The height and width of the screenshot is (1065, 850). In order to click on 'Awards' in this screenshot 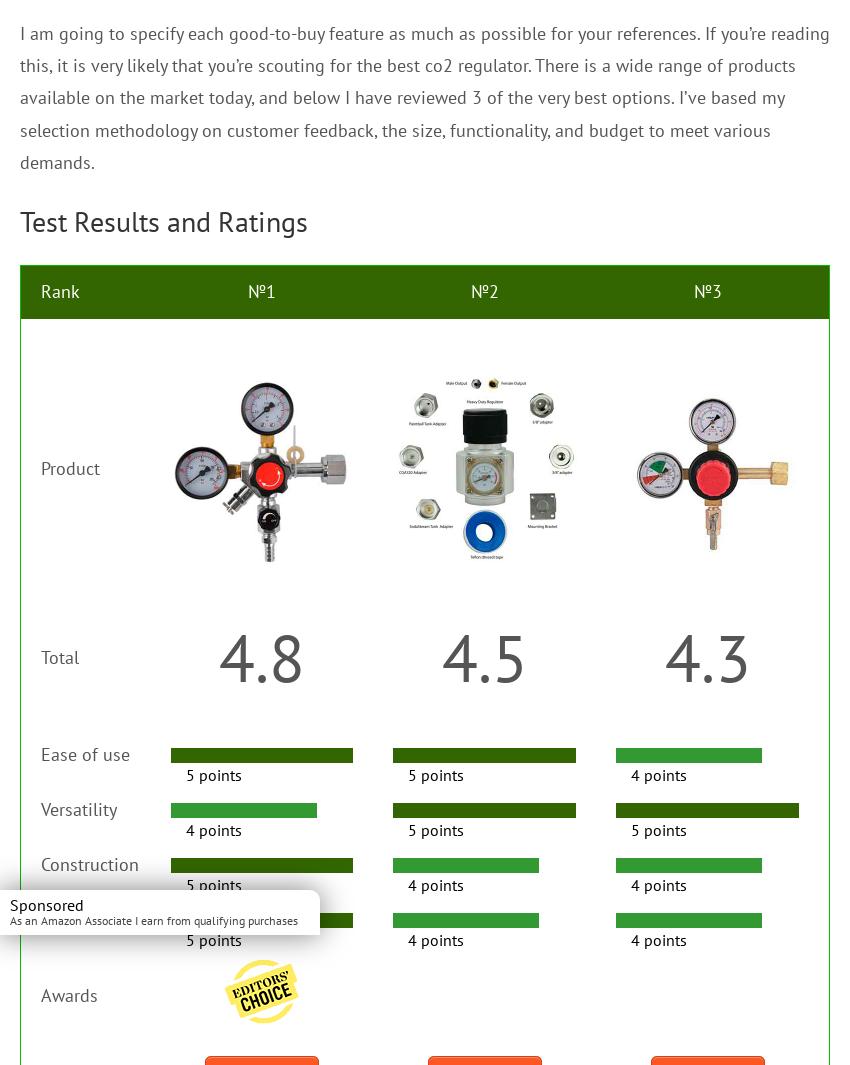, I will do `click(69, 995)`.